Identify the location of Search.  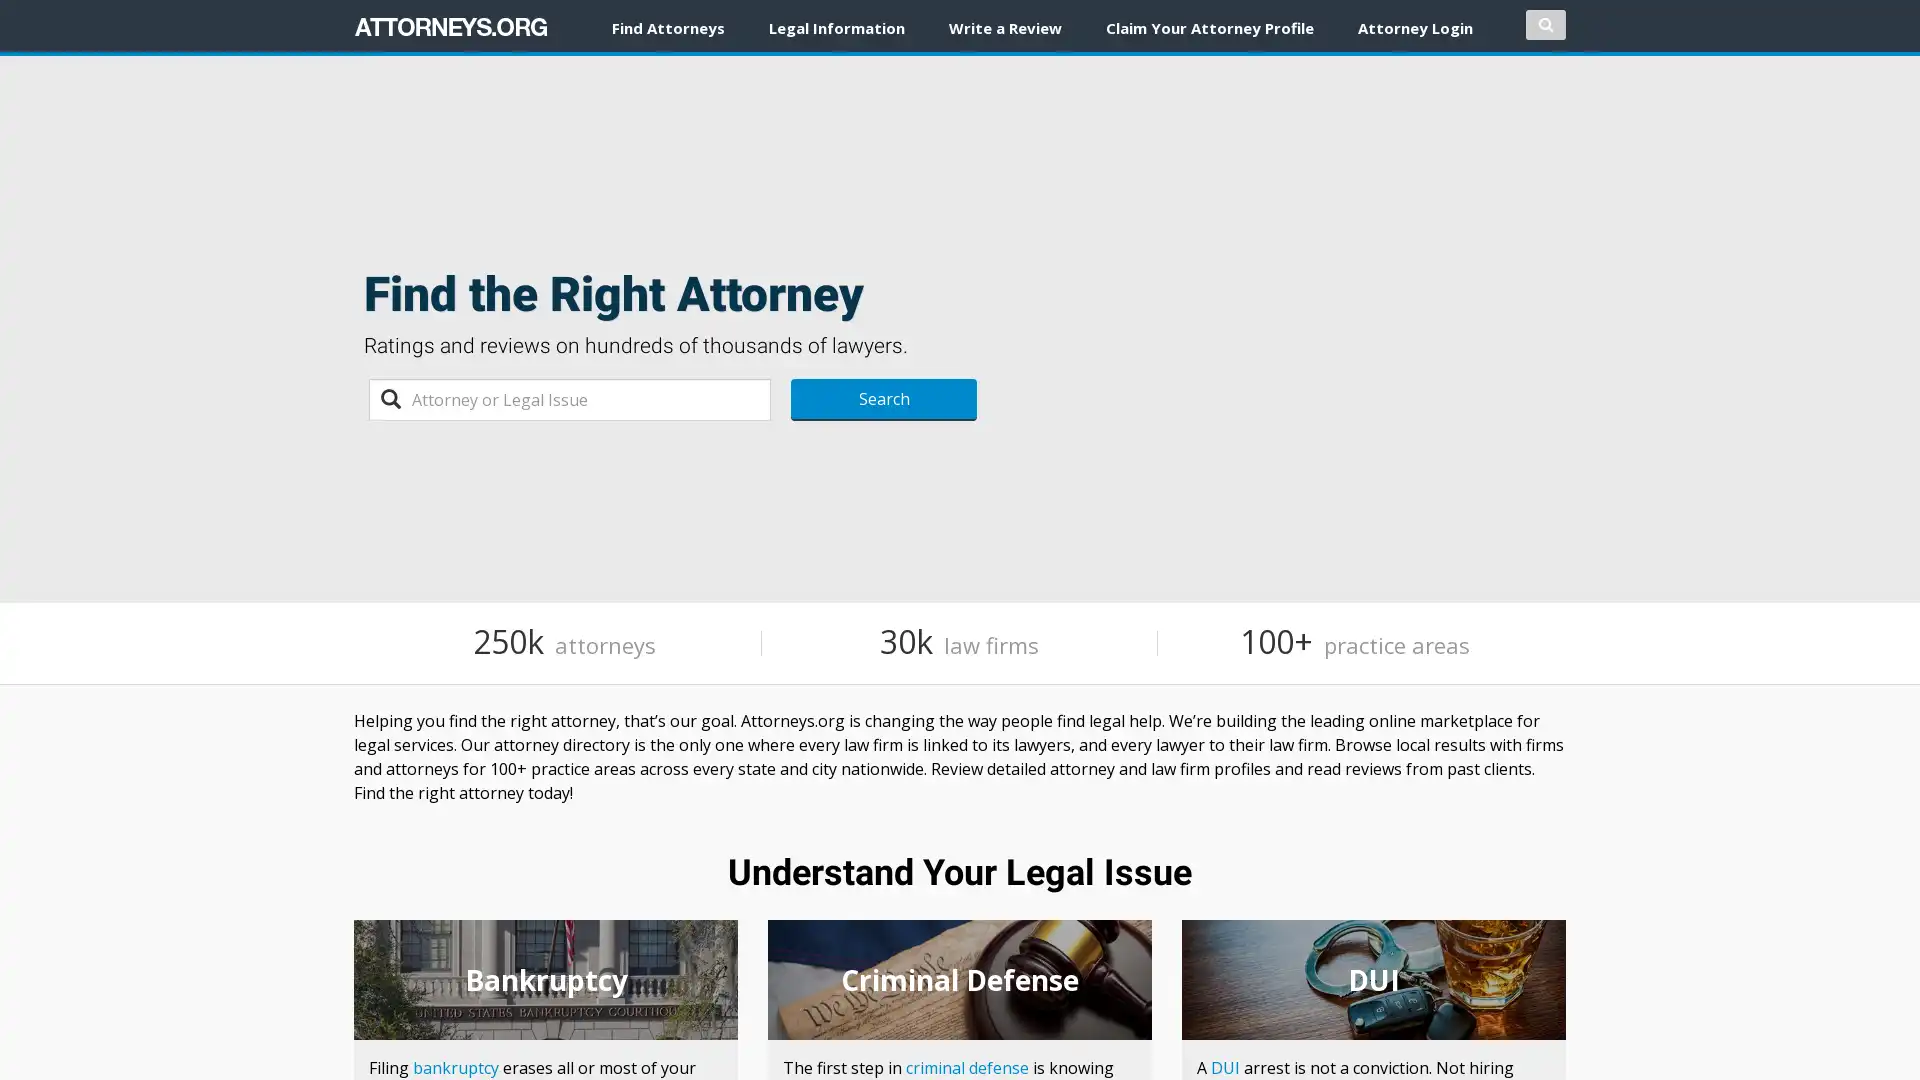
(882, 400).